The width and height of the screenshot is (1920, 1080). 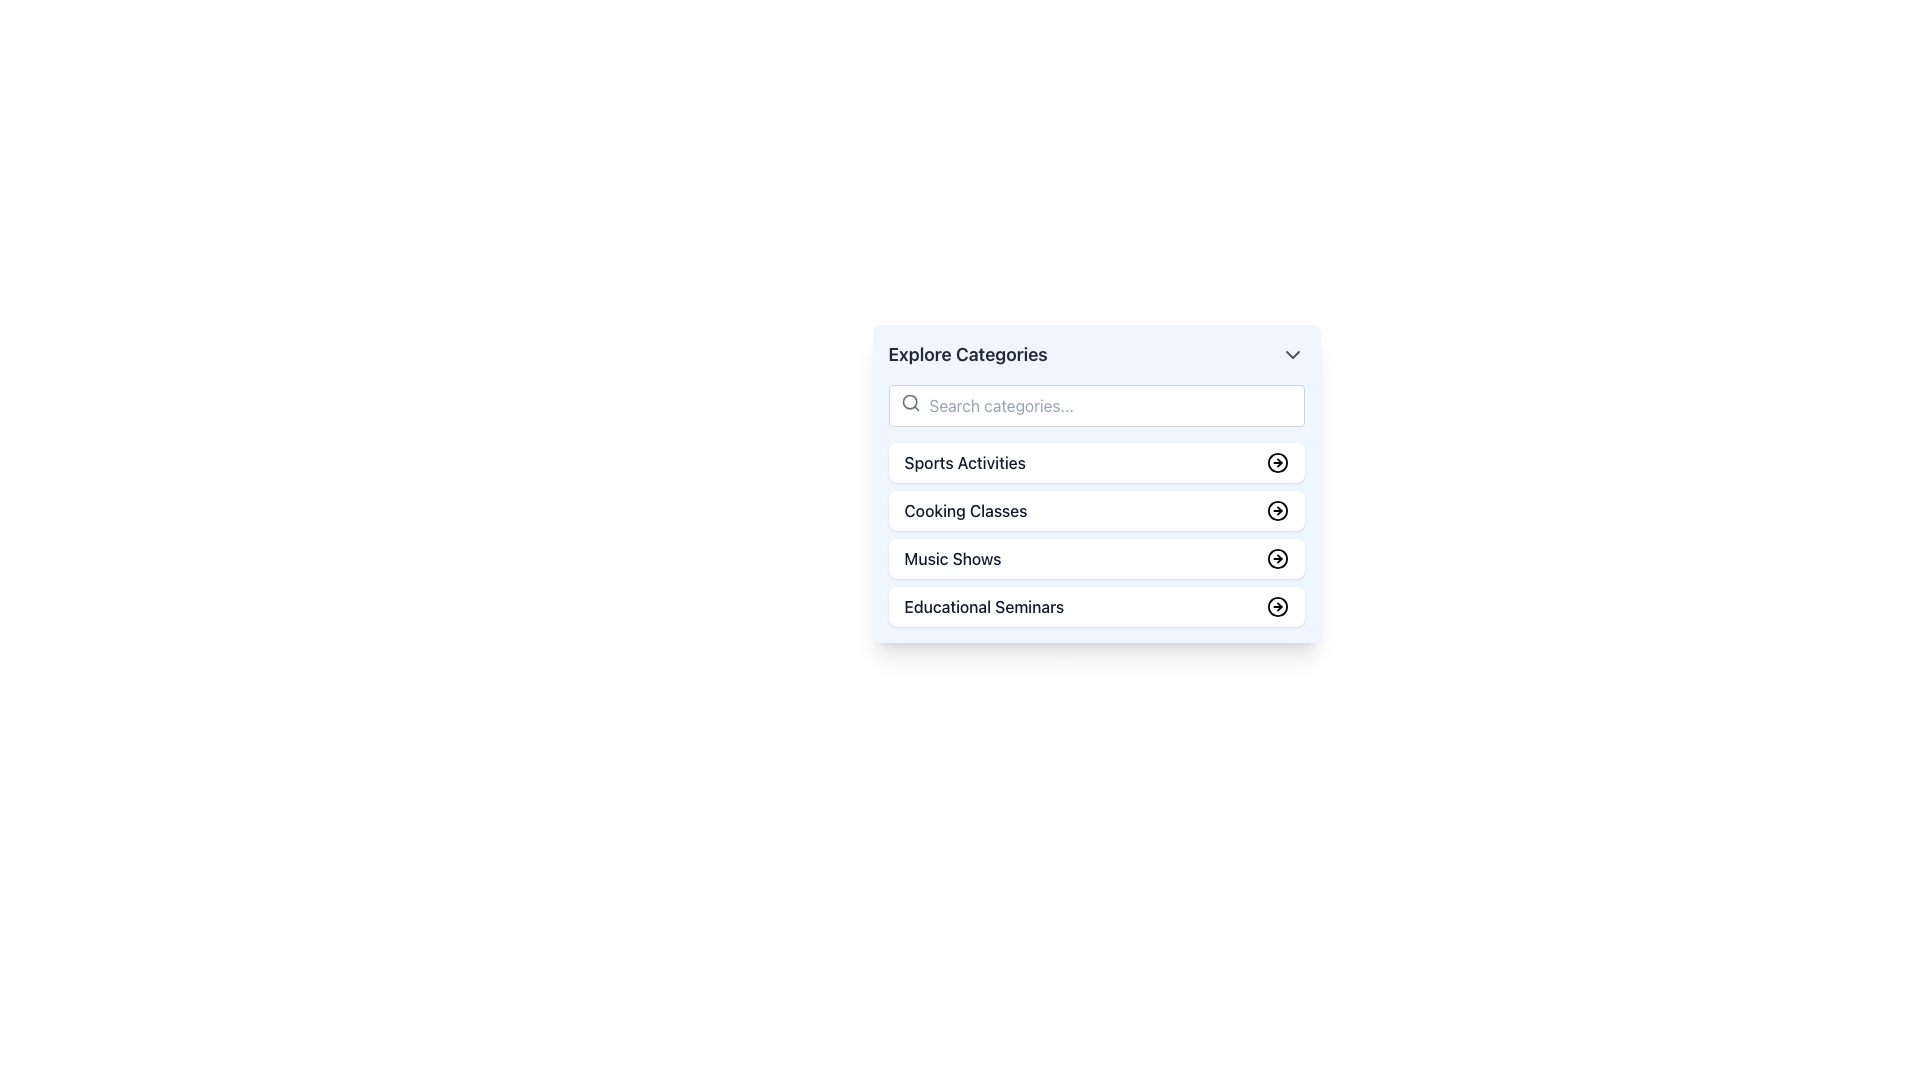 I want to click on the small circular magnifying glass icon located at the left side of the search bar, which serves as a visual cue for interaction, so click(x=908, y=402).